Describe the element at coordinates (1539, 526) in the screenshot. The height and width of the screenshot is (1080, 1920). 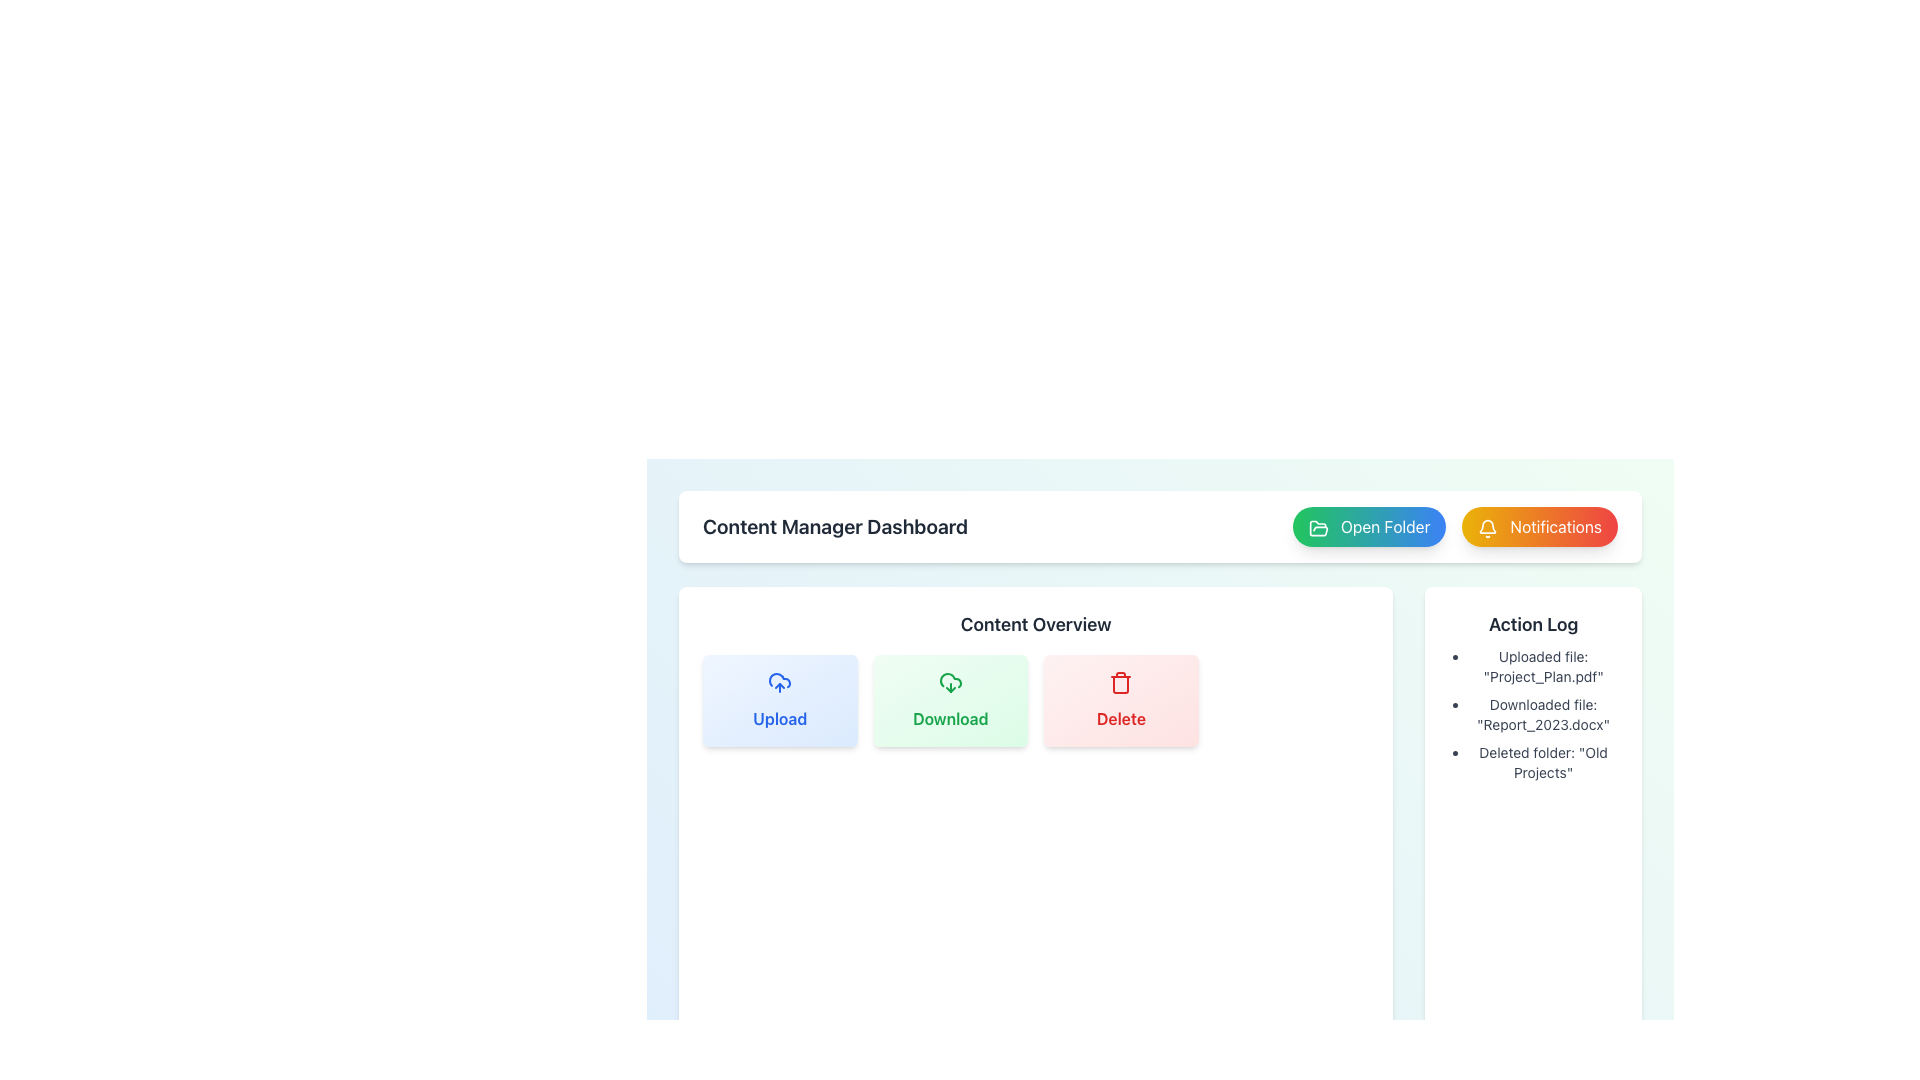
I see `the notification button located in the top-right section of the interface, immediately to the right of the 'Open Folder' button` at that location.